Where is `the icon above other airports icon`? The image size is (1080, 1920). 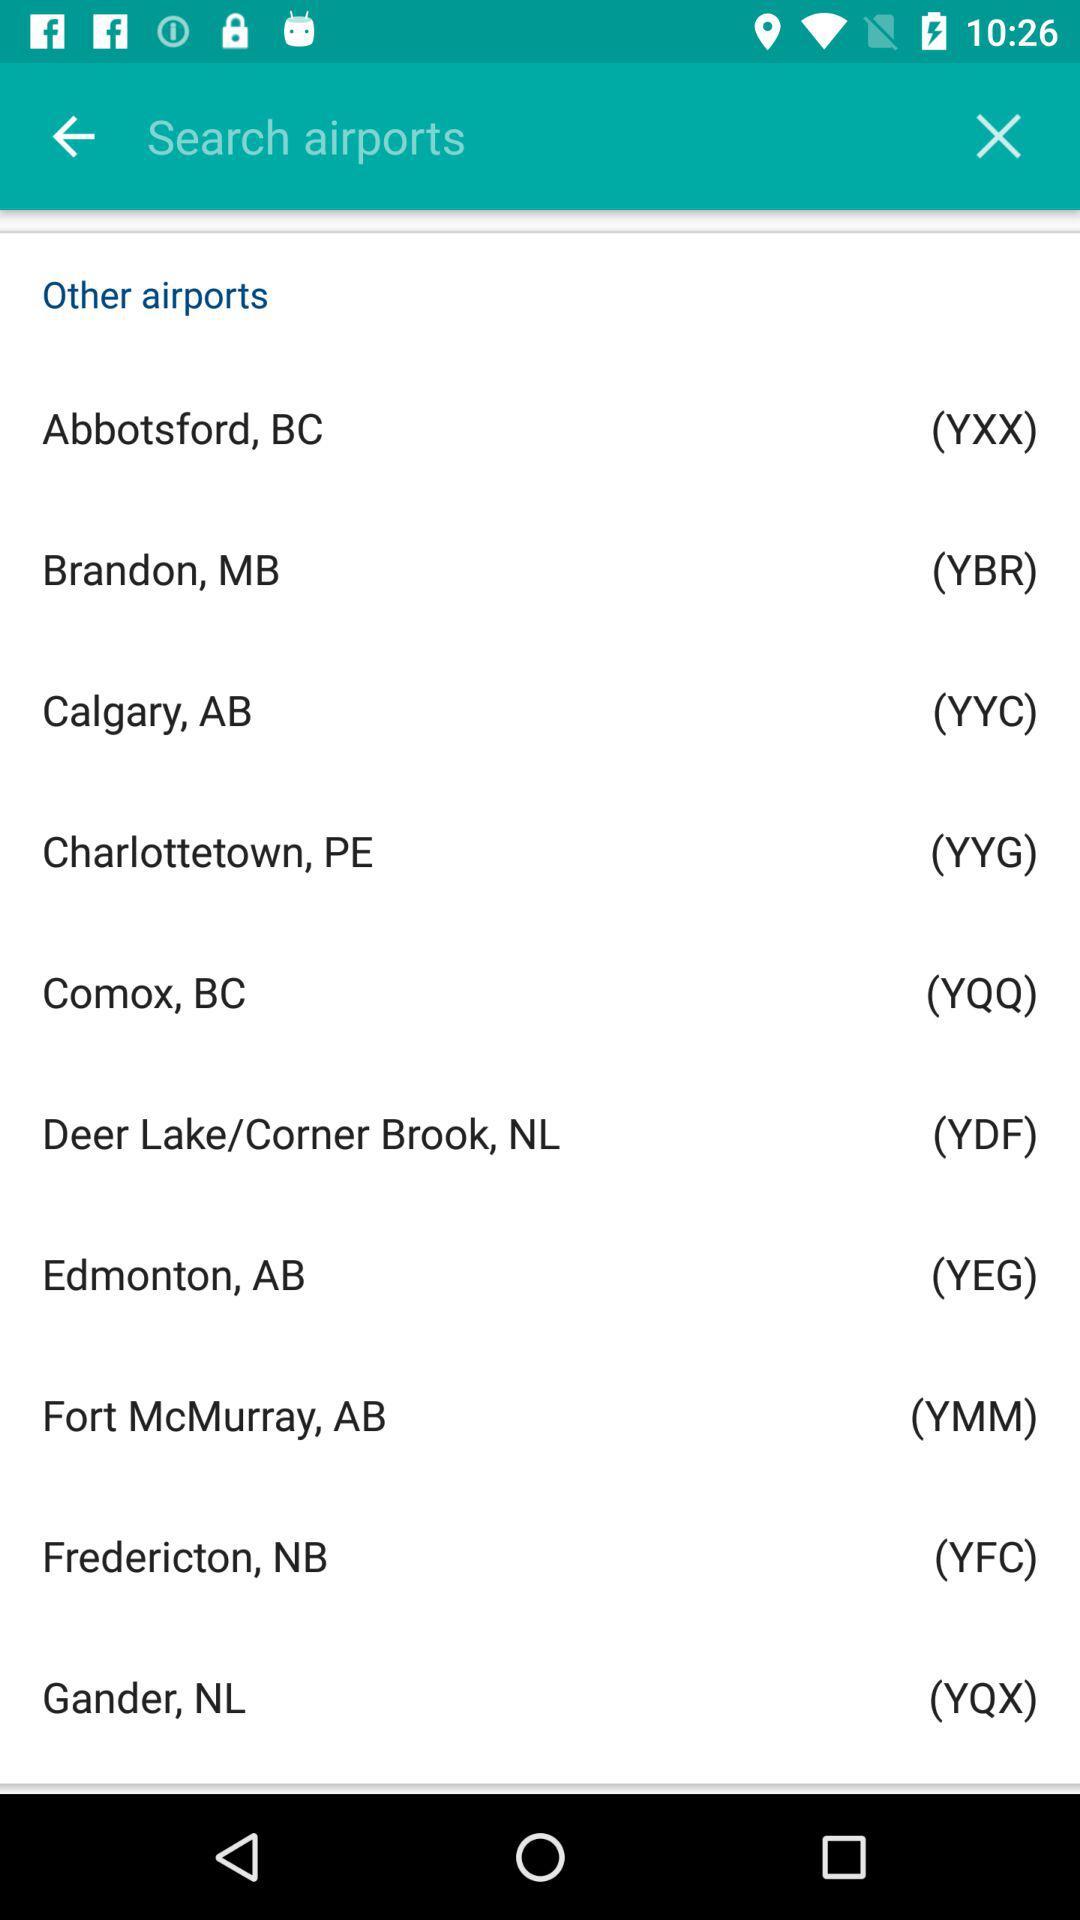 the icon above other airports icon is located at coordinates (998, 135).